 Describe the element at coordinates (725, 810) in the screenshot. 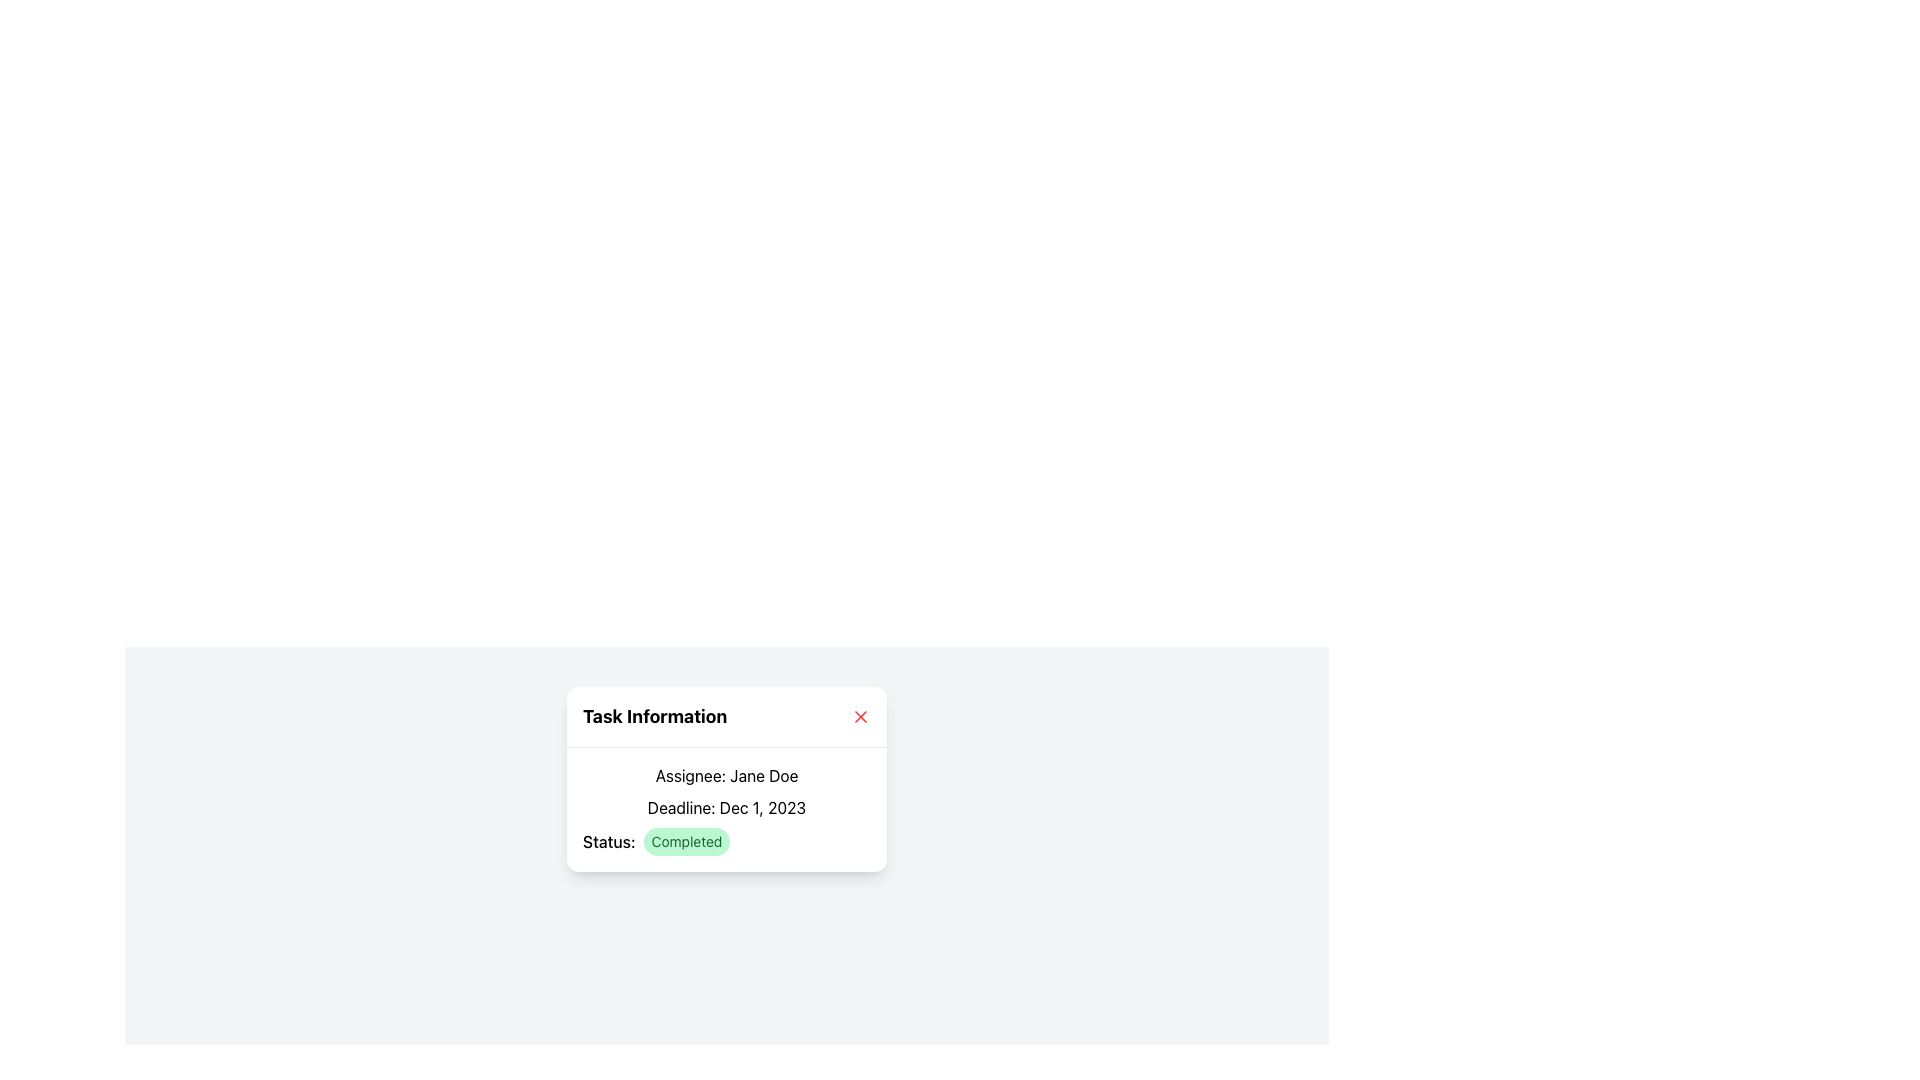

I see `the static informational block in the 'Task Information' modal that displays task-specific details like assignee, deadline, and status` at that location.